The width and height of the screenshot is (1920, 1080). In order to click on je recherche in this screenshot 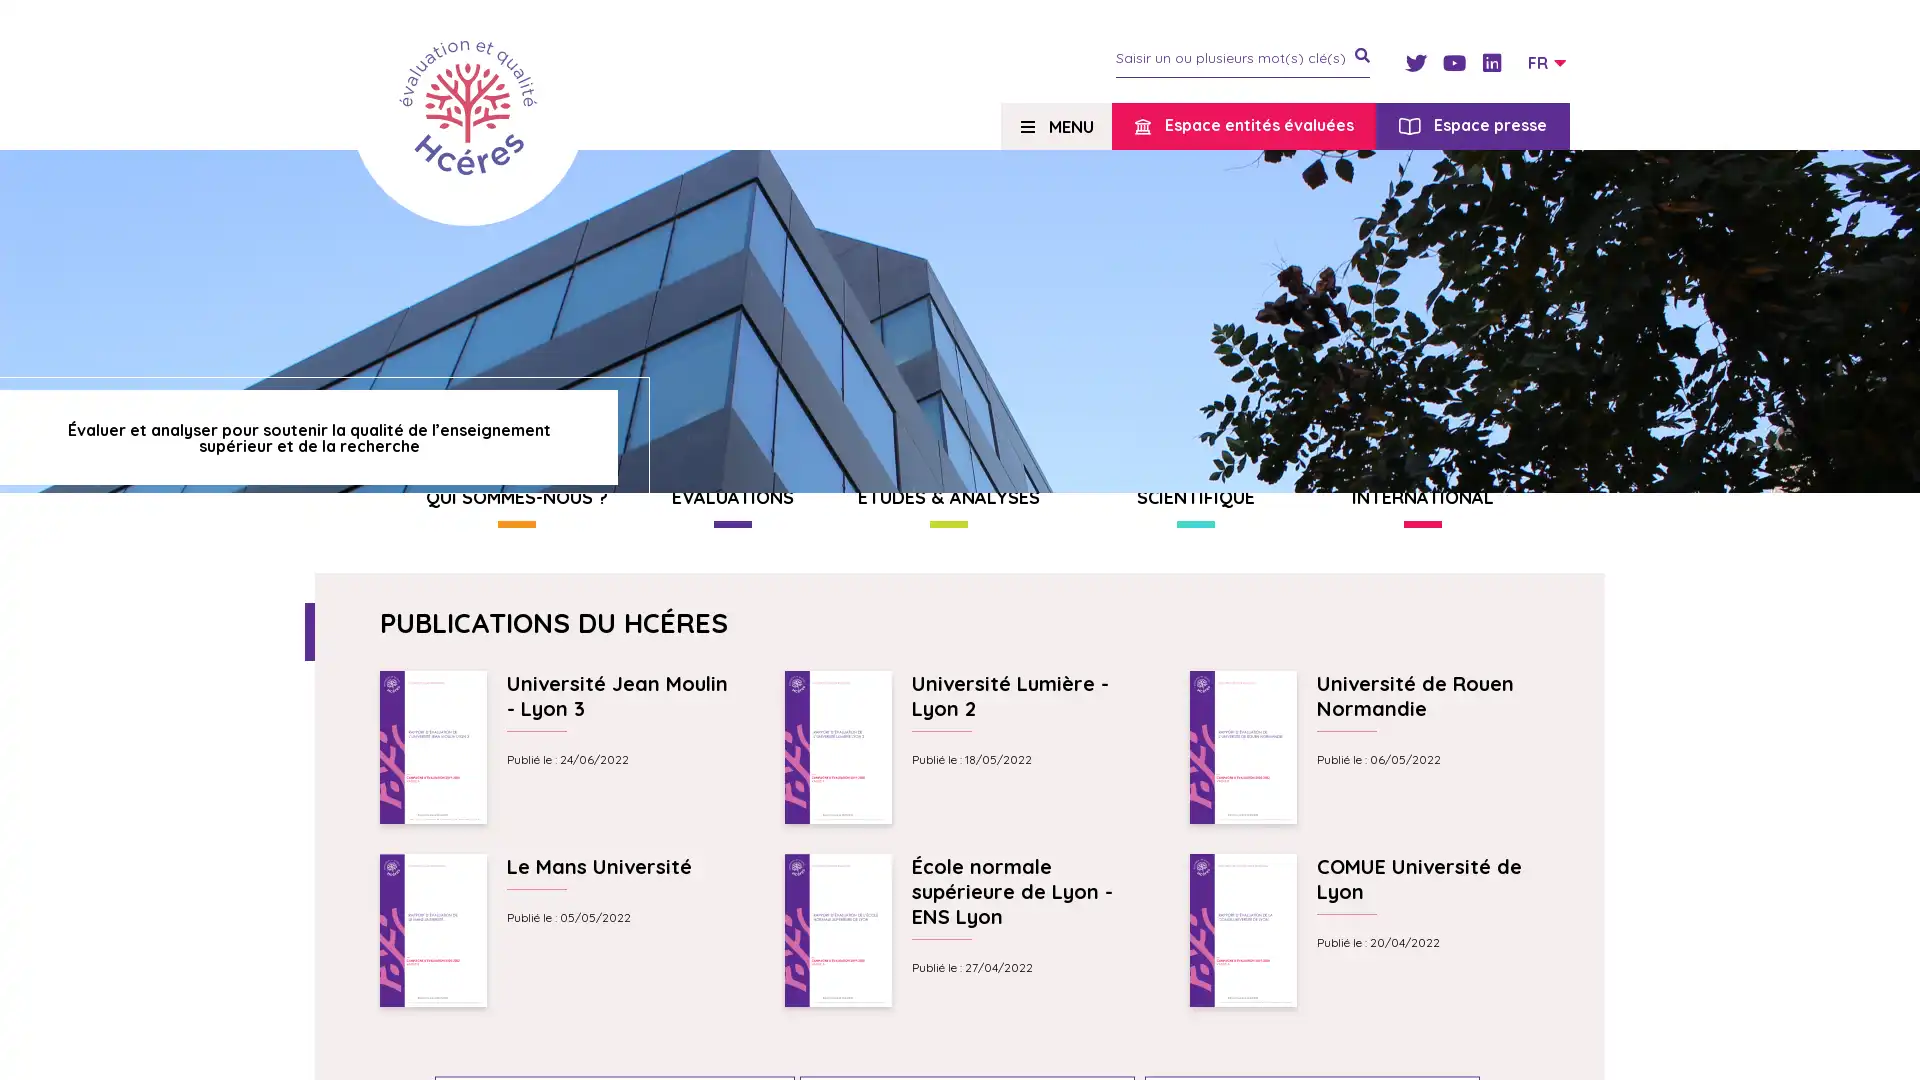, I will do `click(1361, 55)`.